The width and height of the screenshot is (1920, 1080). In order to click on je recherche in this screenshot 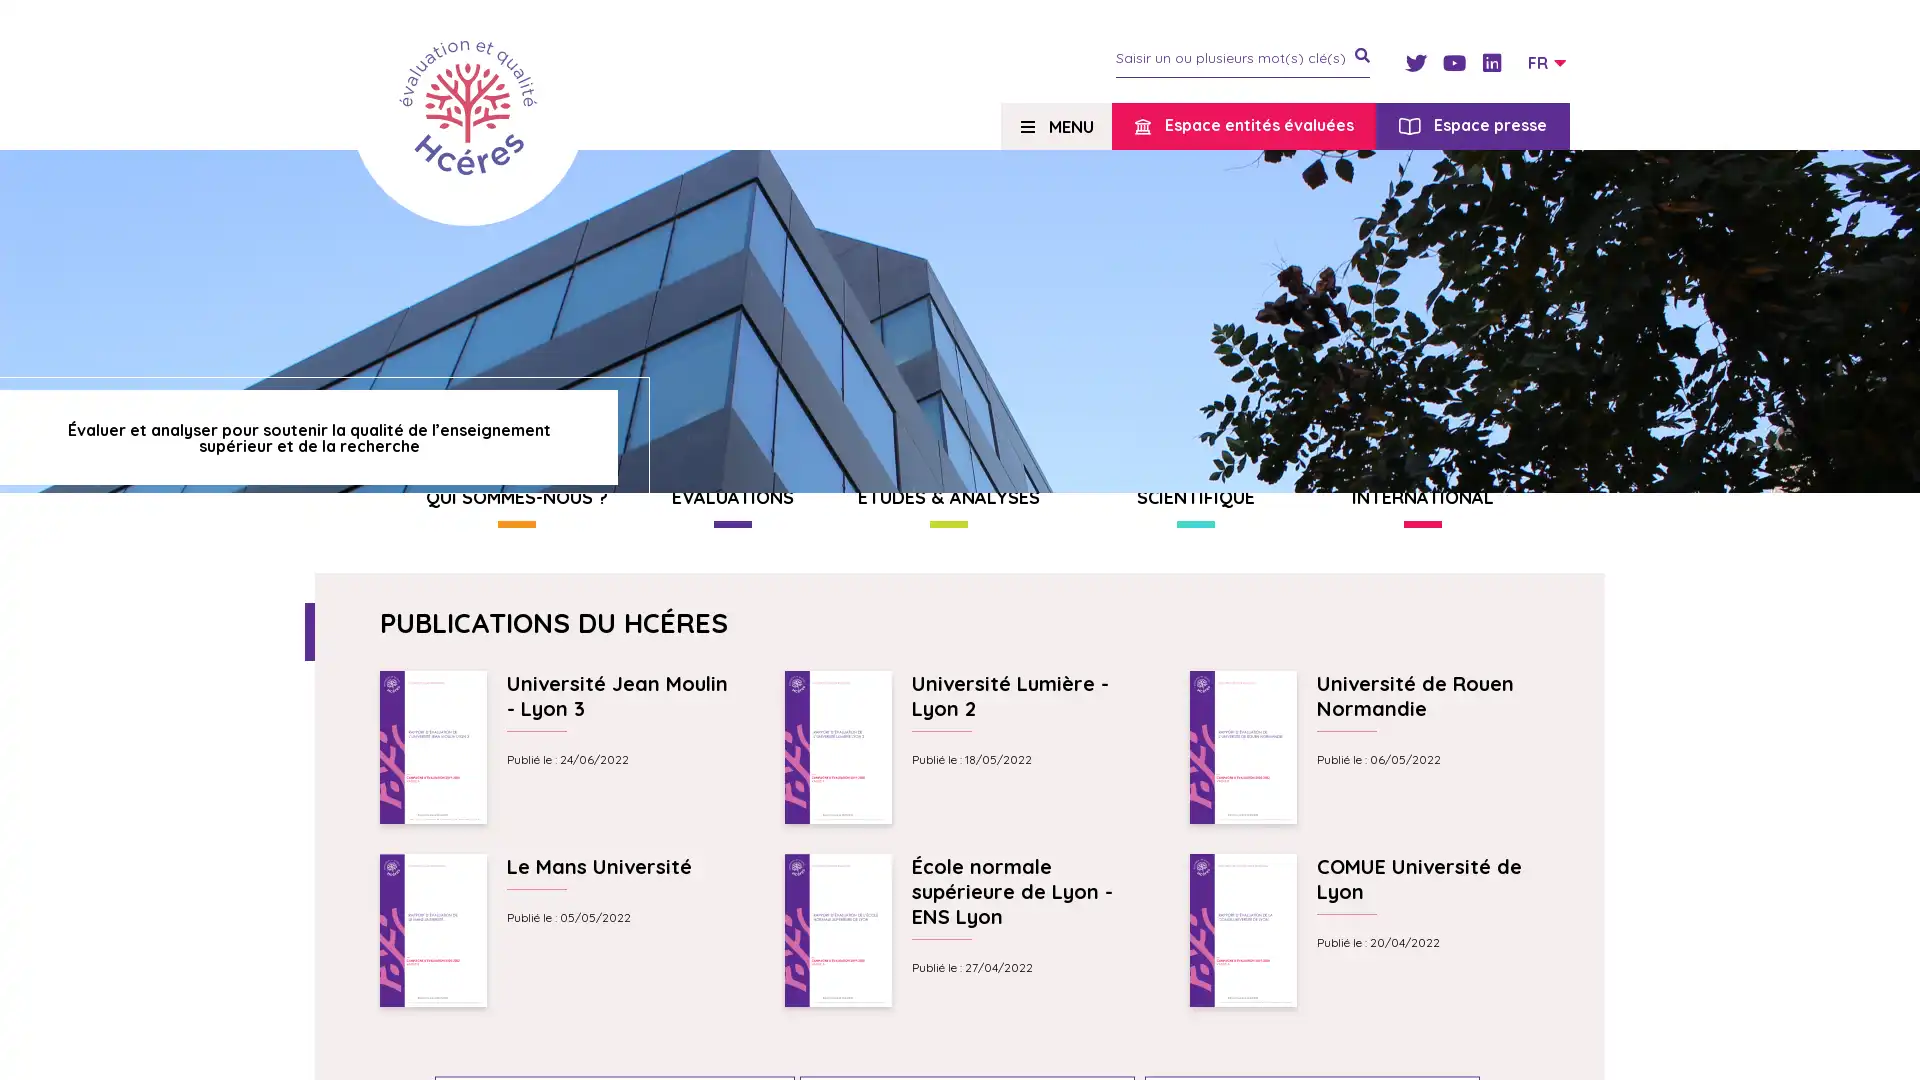, I will do `click(1361, 55)`.